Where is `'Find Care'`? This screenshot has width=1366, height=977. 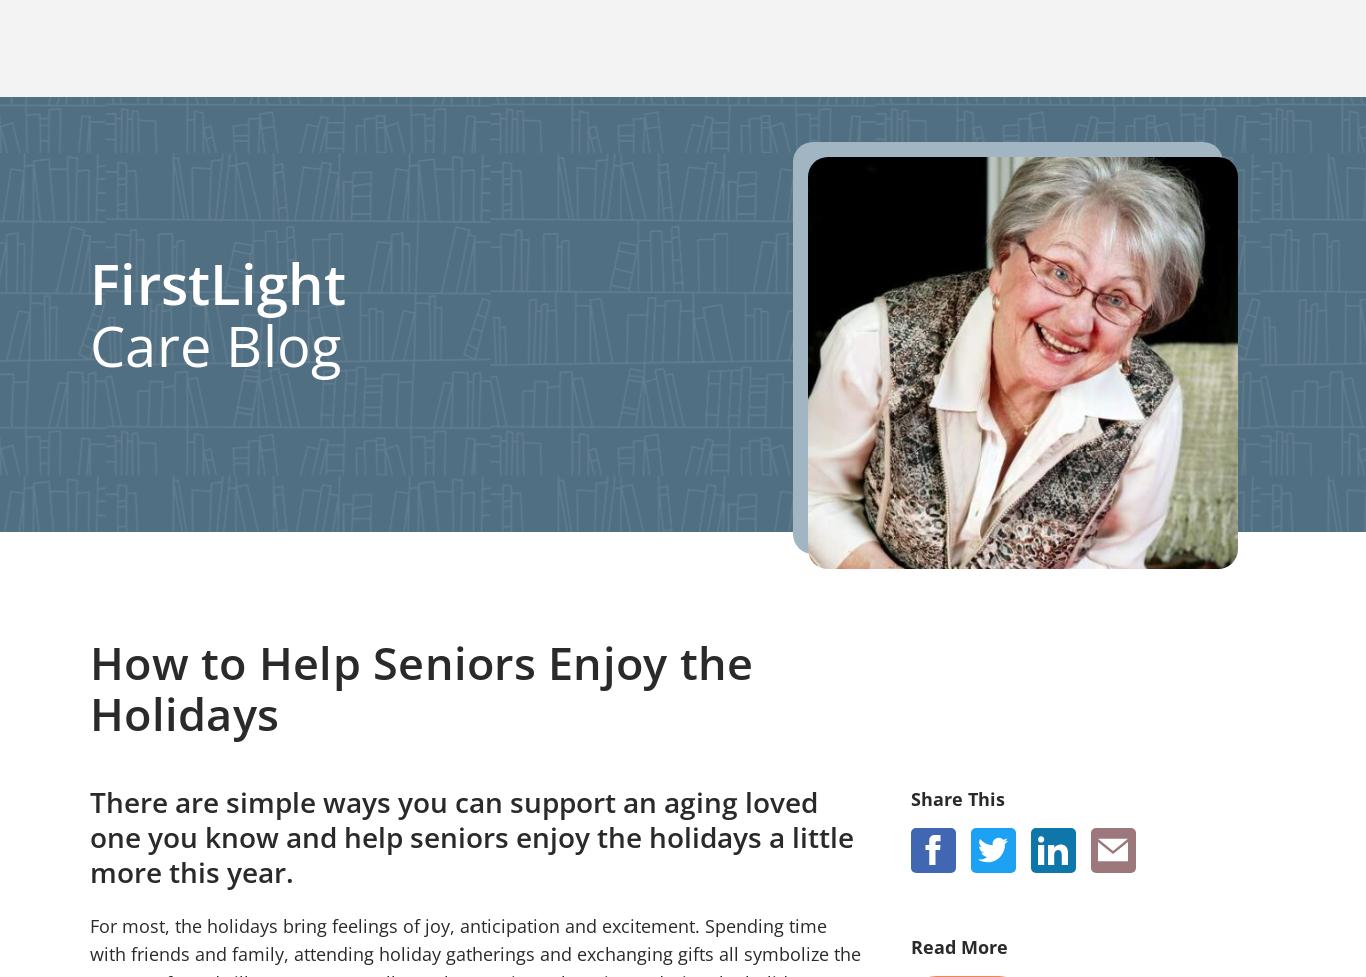
'Find Care' is located at coordinates (237, 887).